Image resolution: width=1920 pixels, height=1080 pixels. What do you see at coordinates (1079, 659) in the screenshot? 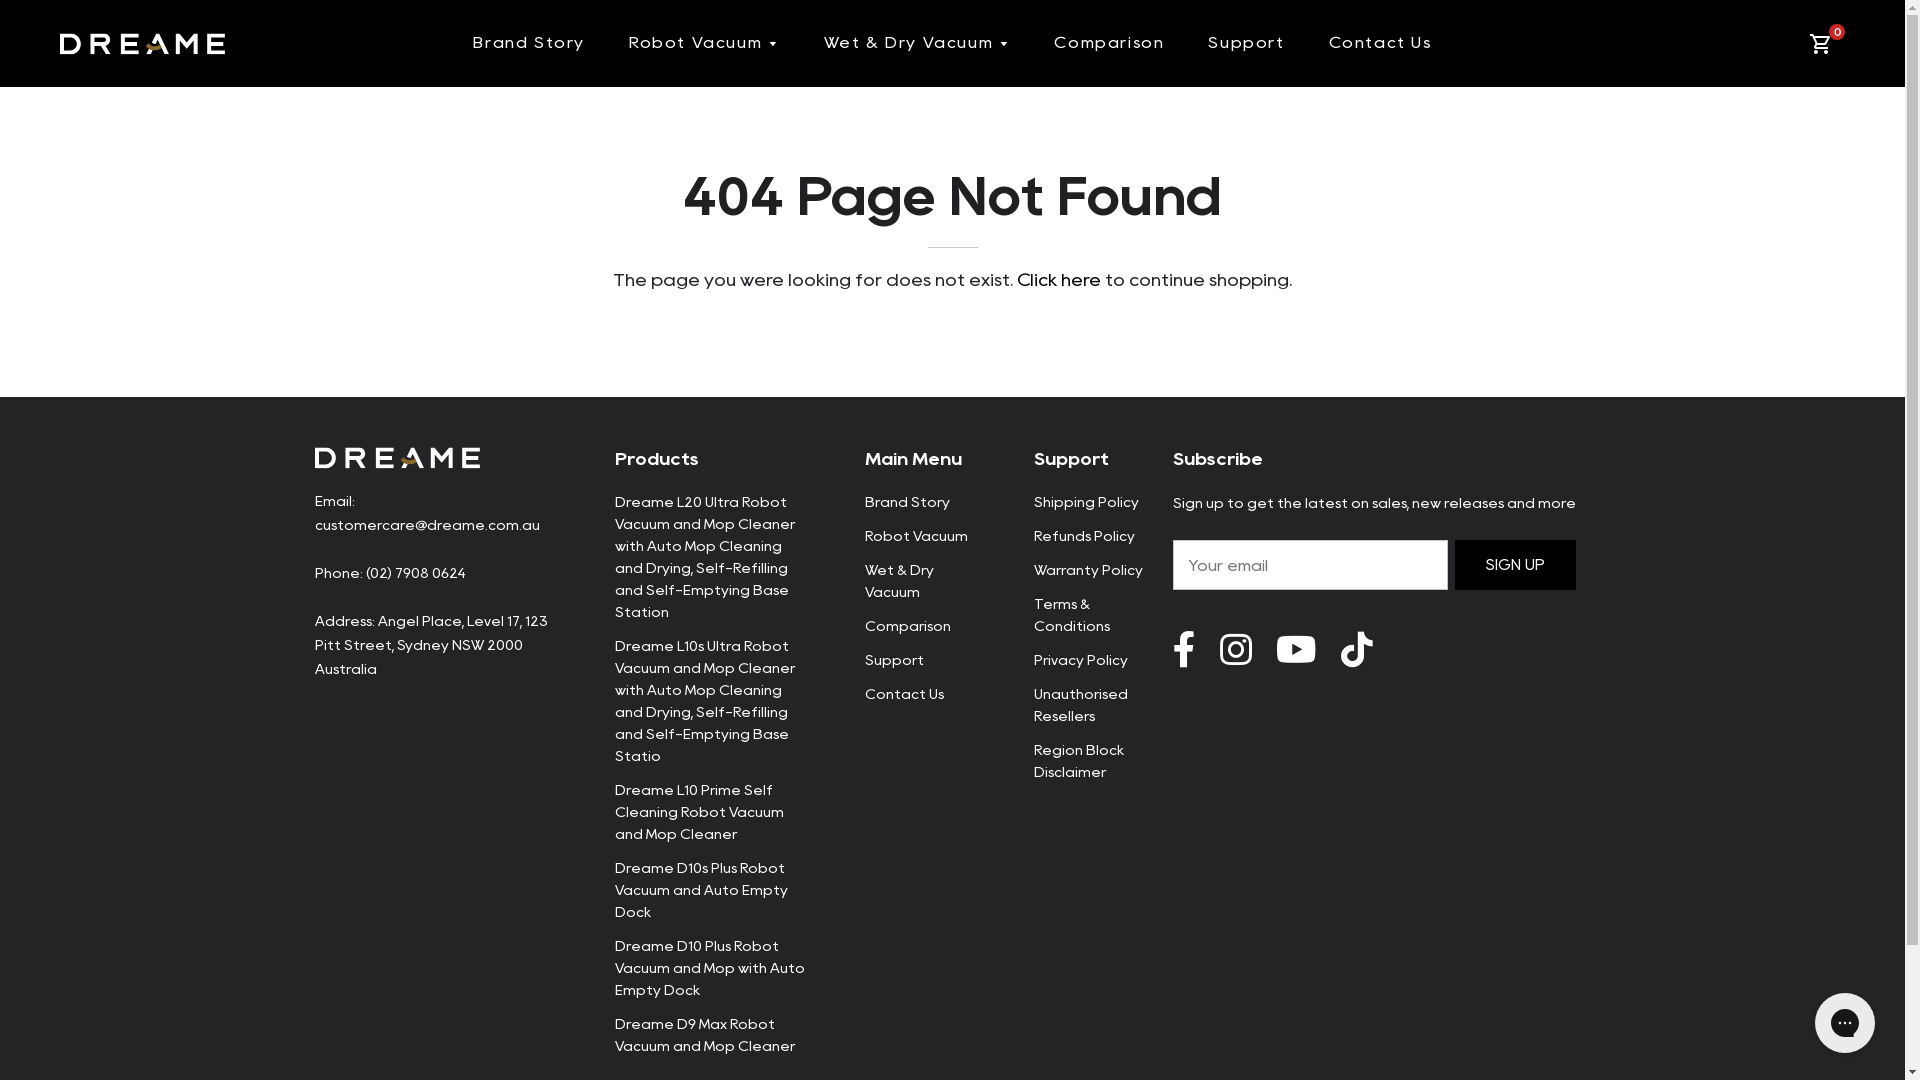
I see `'Privacy Policy'` at bounding box center [1079, 659].